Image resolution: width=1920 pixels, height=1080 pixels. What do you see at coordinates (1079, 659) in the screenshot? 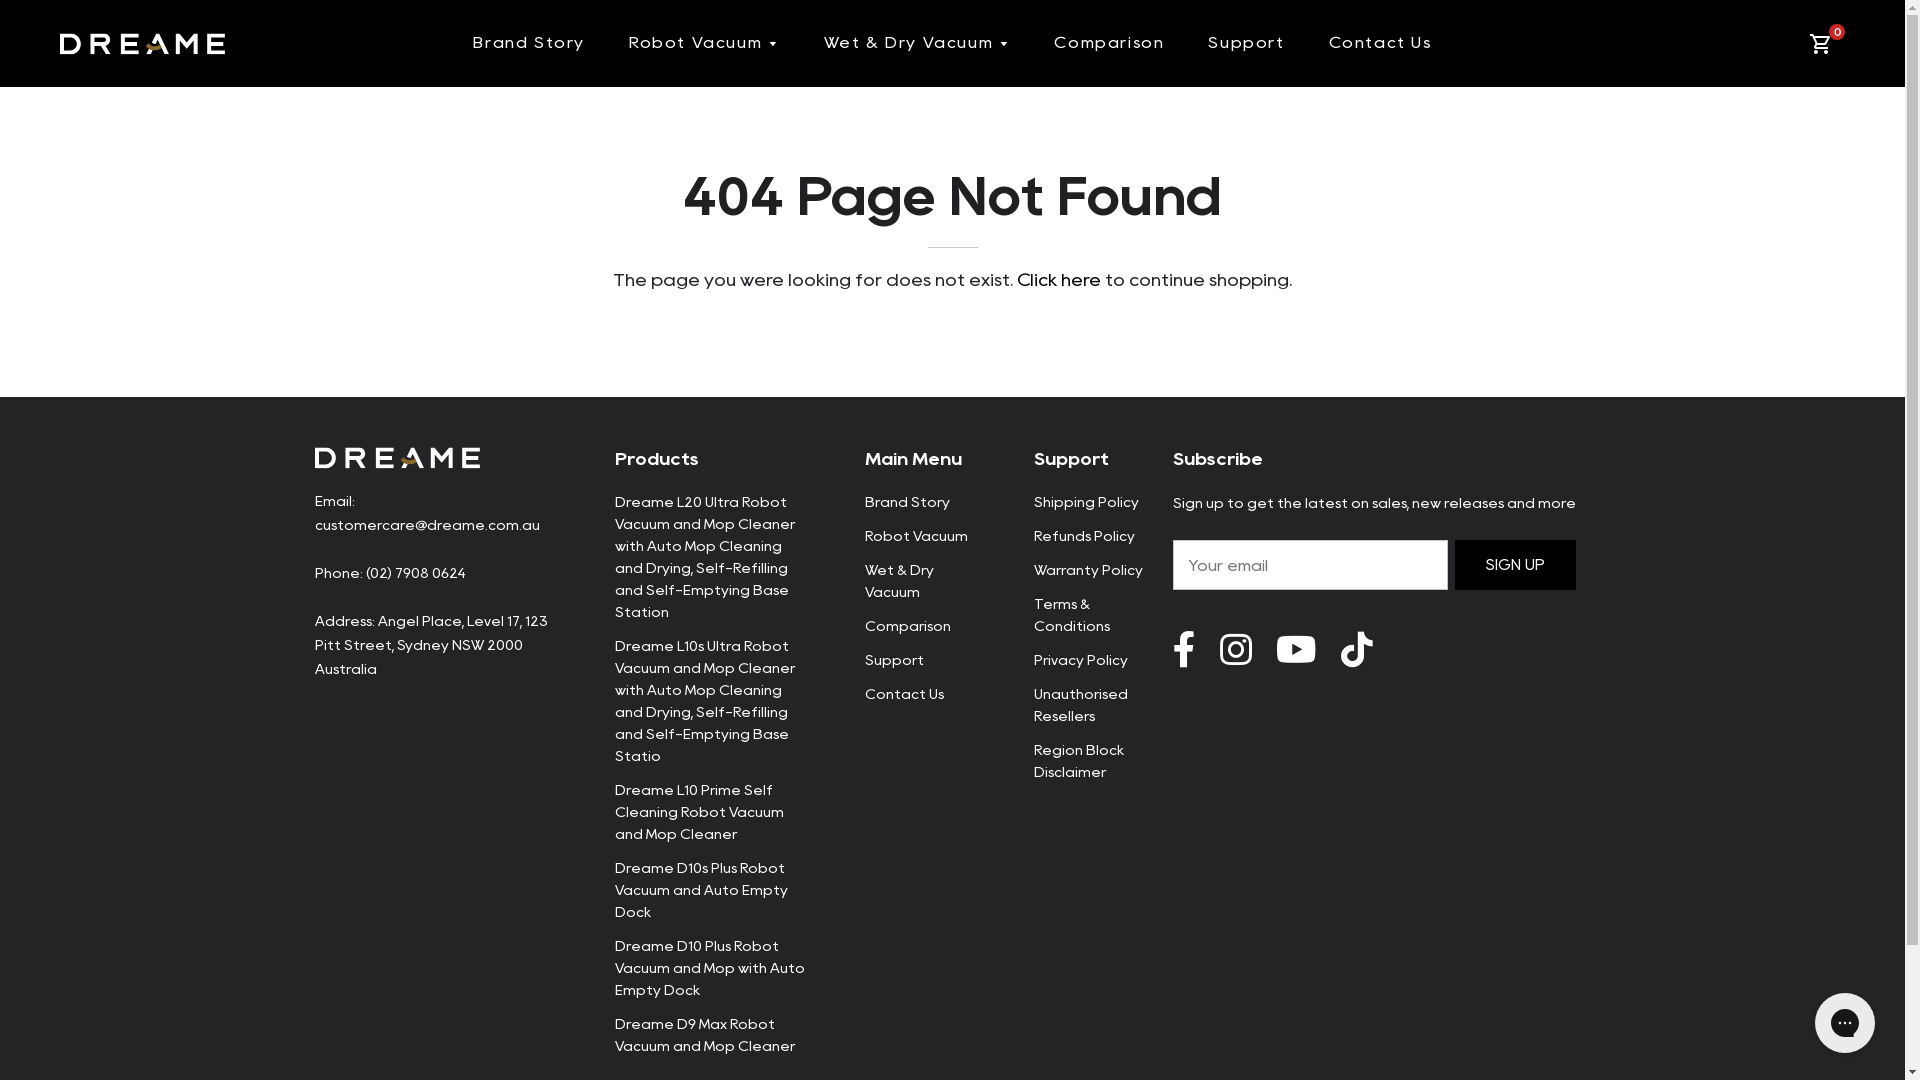
I see `'Privacy Policy'` at bounding box center [1079, 659].